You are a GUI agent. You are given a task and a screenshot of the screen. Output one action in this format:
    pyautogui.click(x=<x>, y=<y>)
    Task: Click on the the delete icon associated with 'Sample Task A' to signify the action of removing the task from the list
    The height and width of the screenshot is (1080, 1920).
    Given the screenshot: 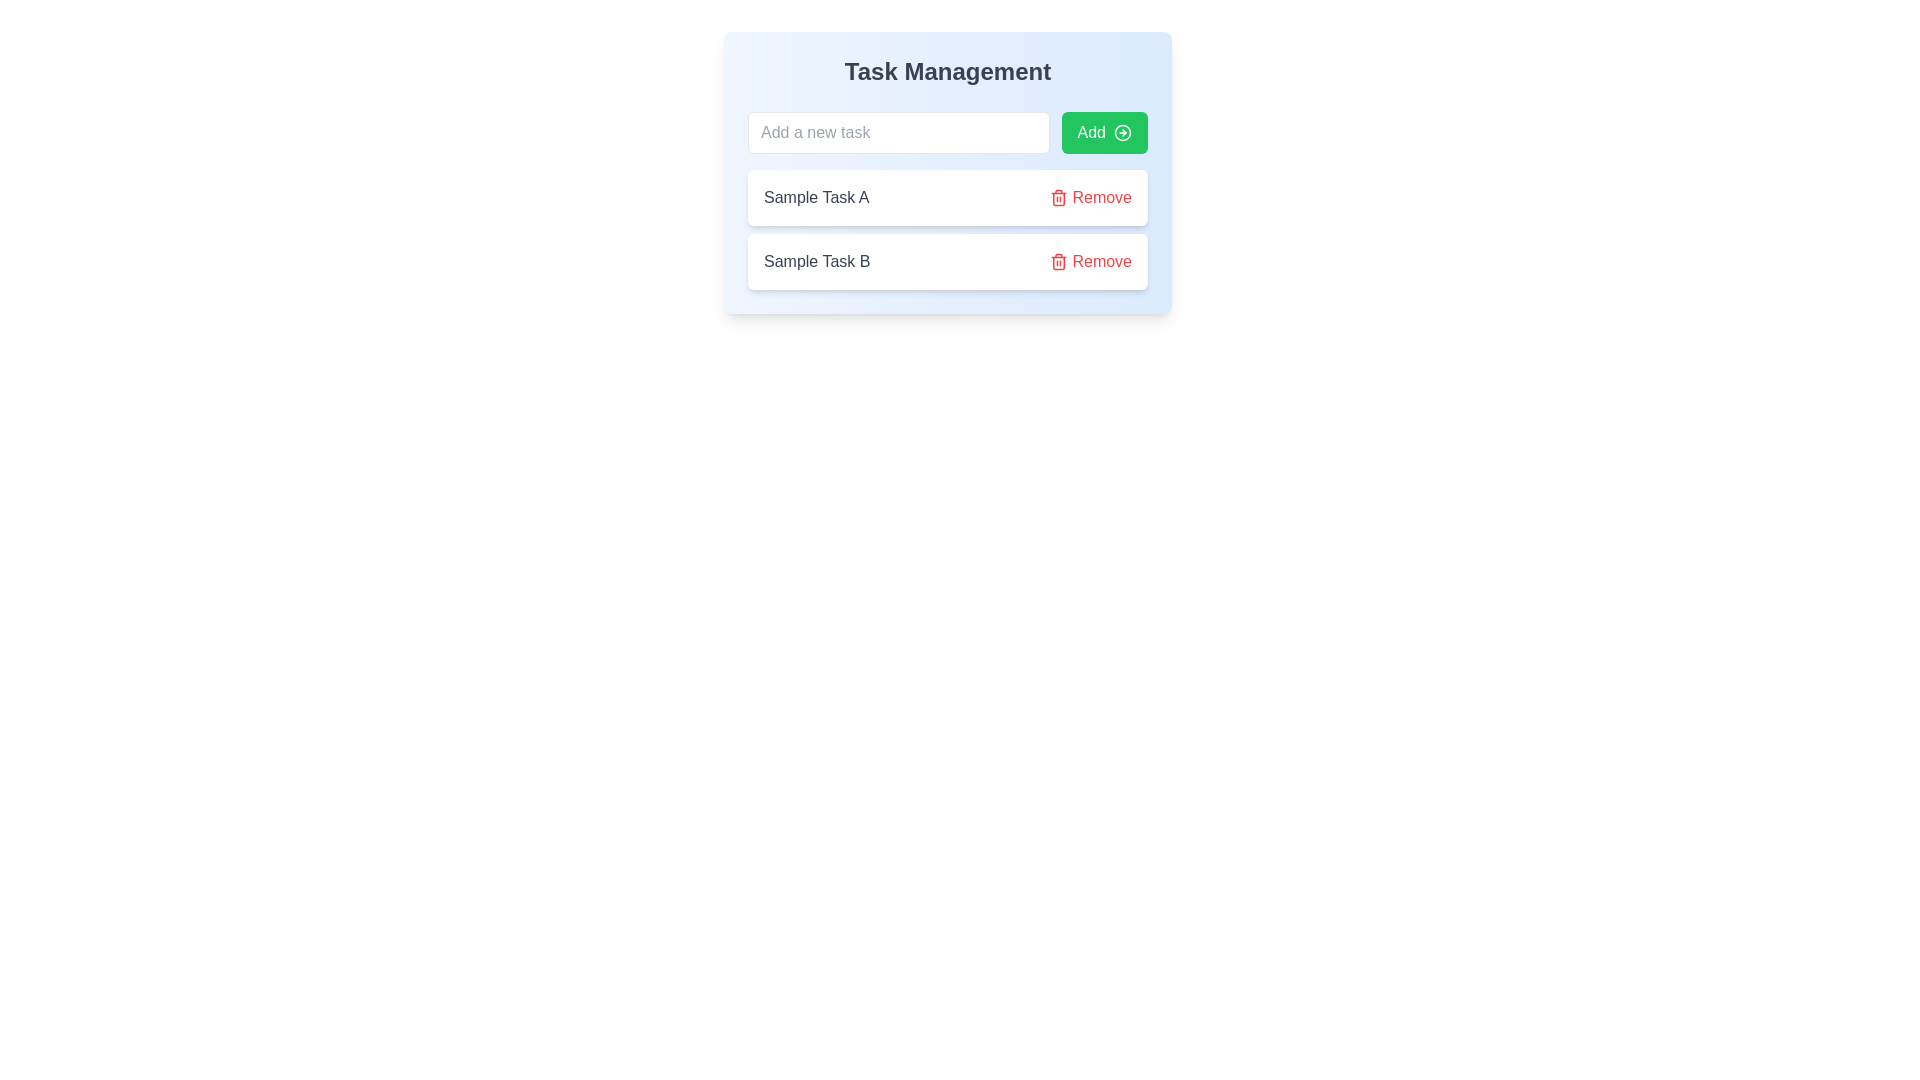 What is the action you would take?
    pyautogui.click(x=1058, y=199)
    